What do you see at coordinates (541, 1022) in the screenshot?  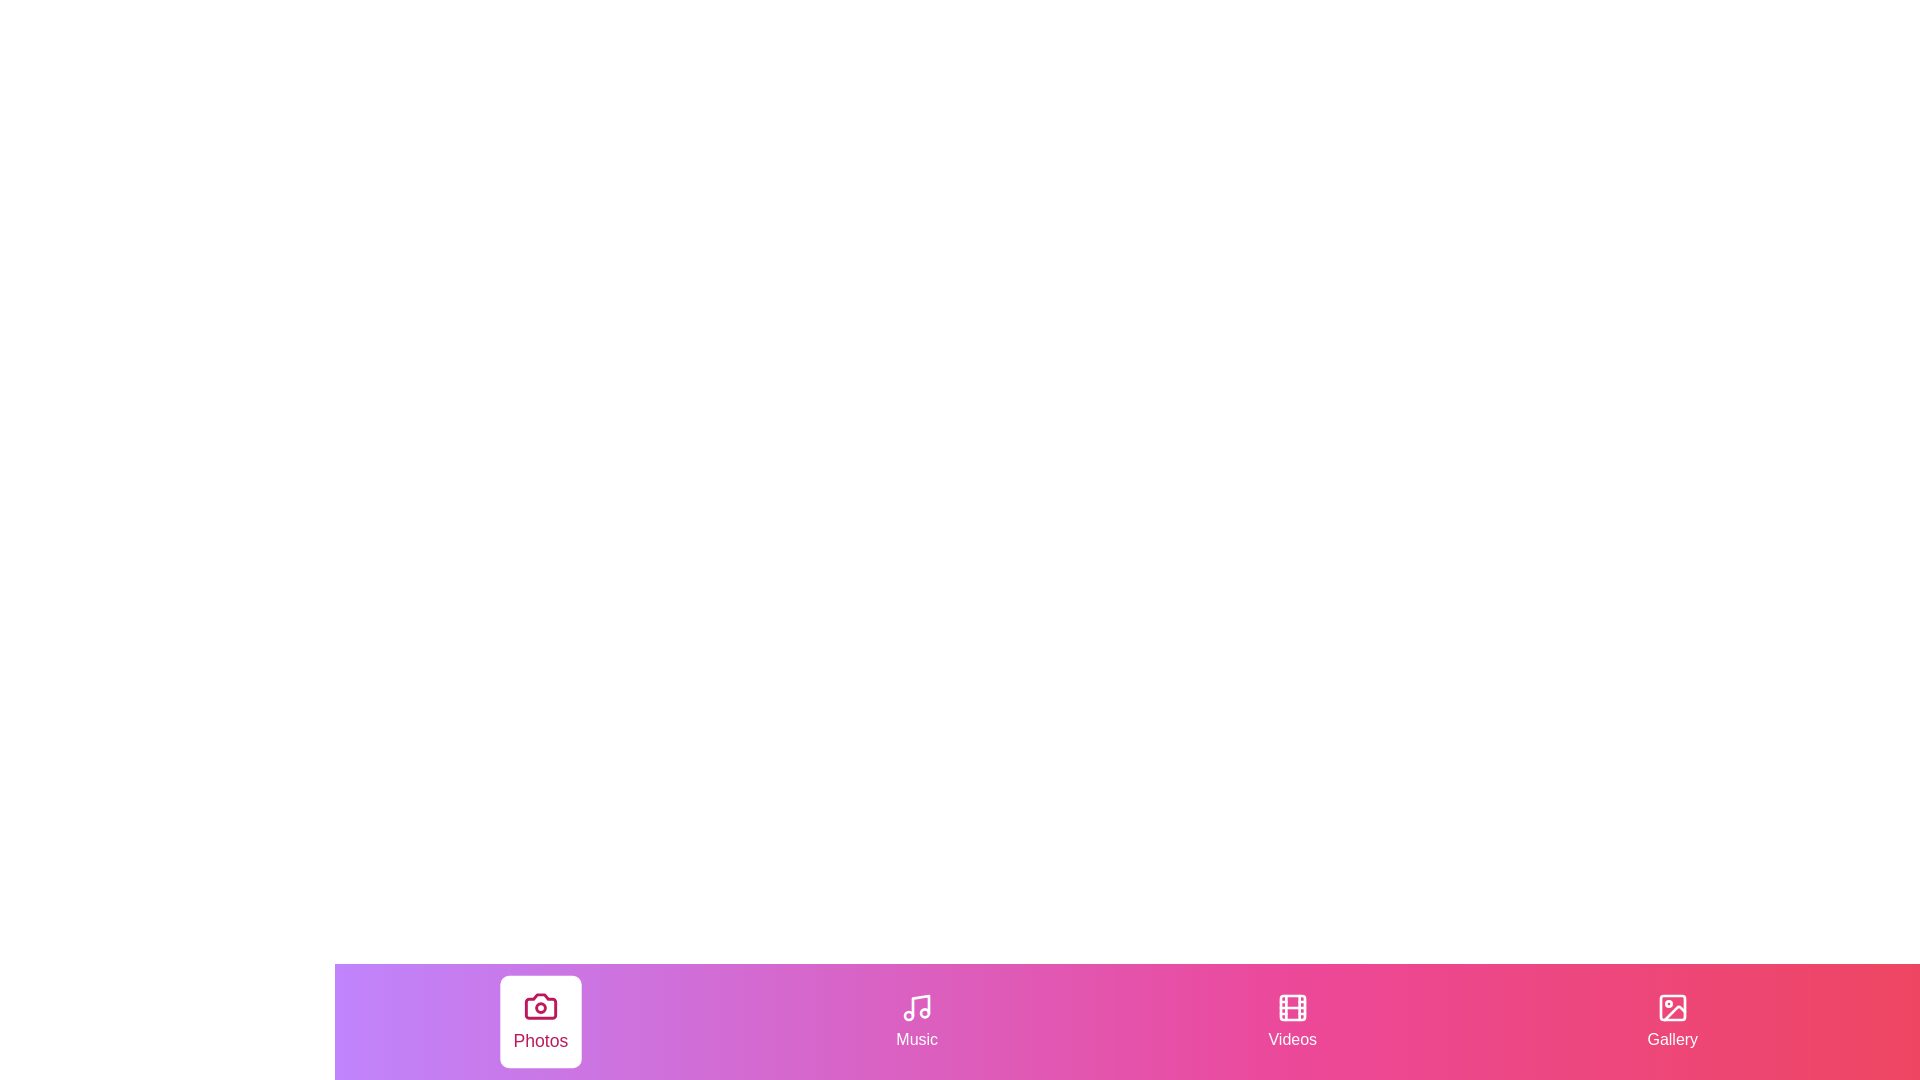 I see `the Photos tab to observe its hover effect` at bounding box center [541, 1022].